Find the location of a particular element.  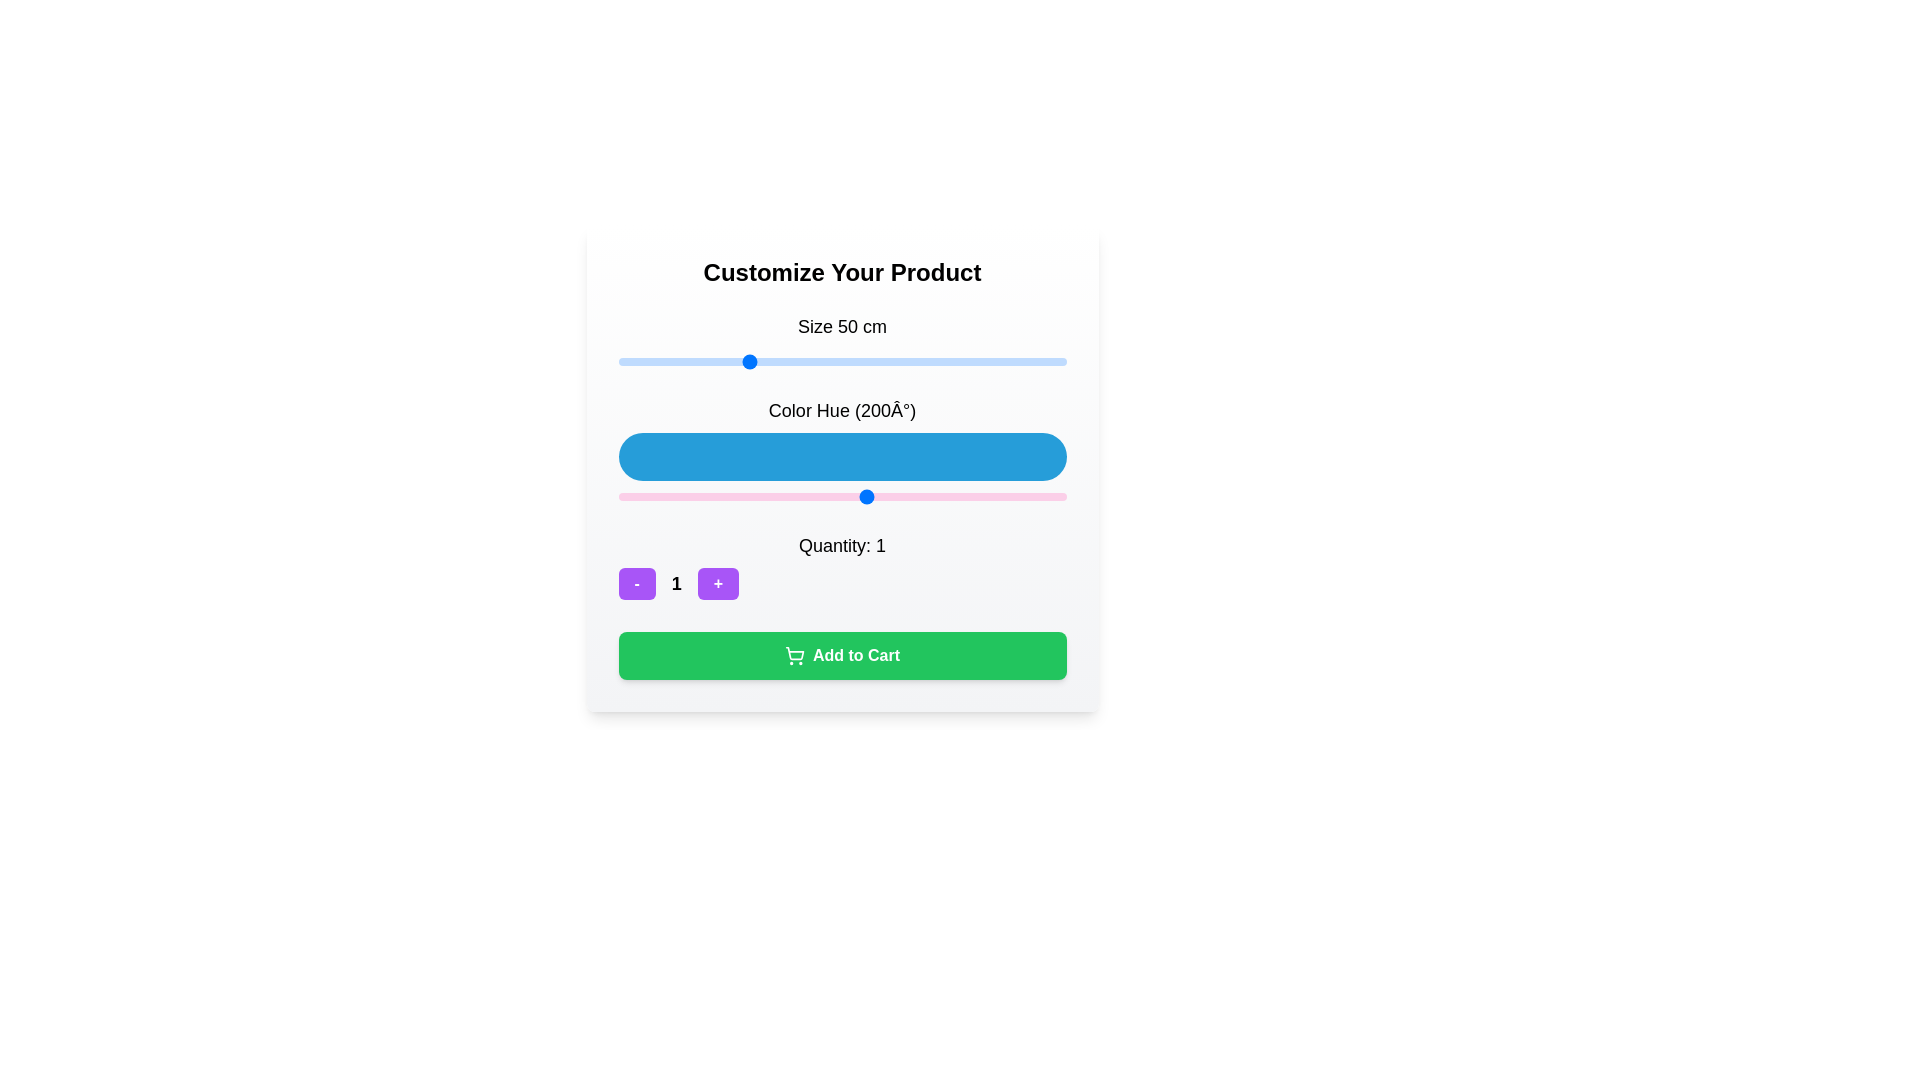

the color hue is located at coordinates (680, 496).